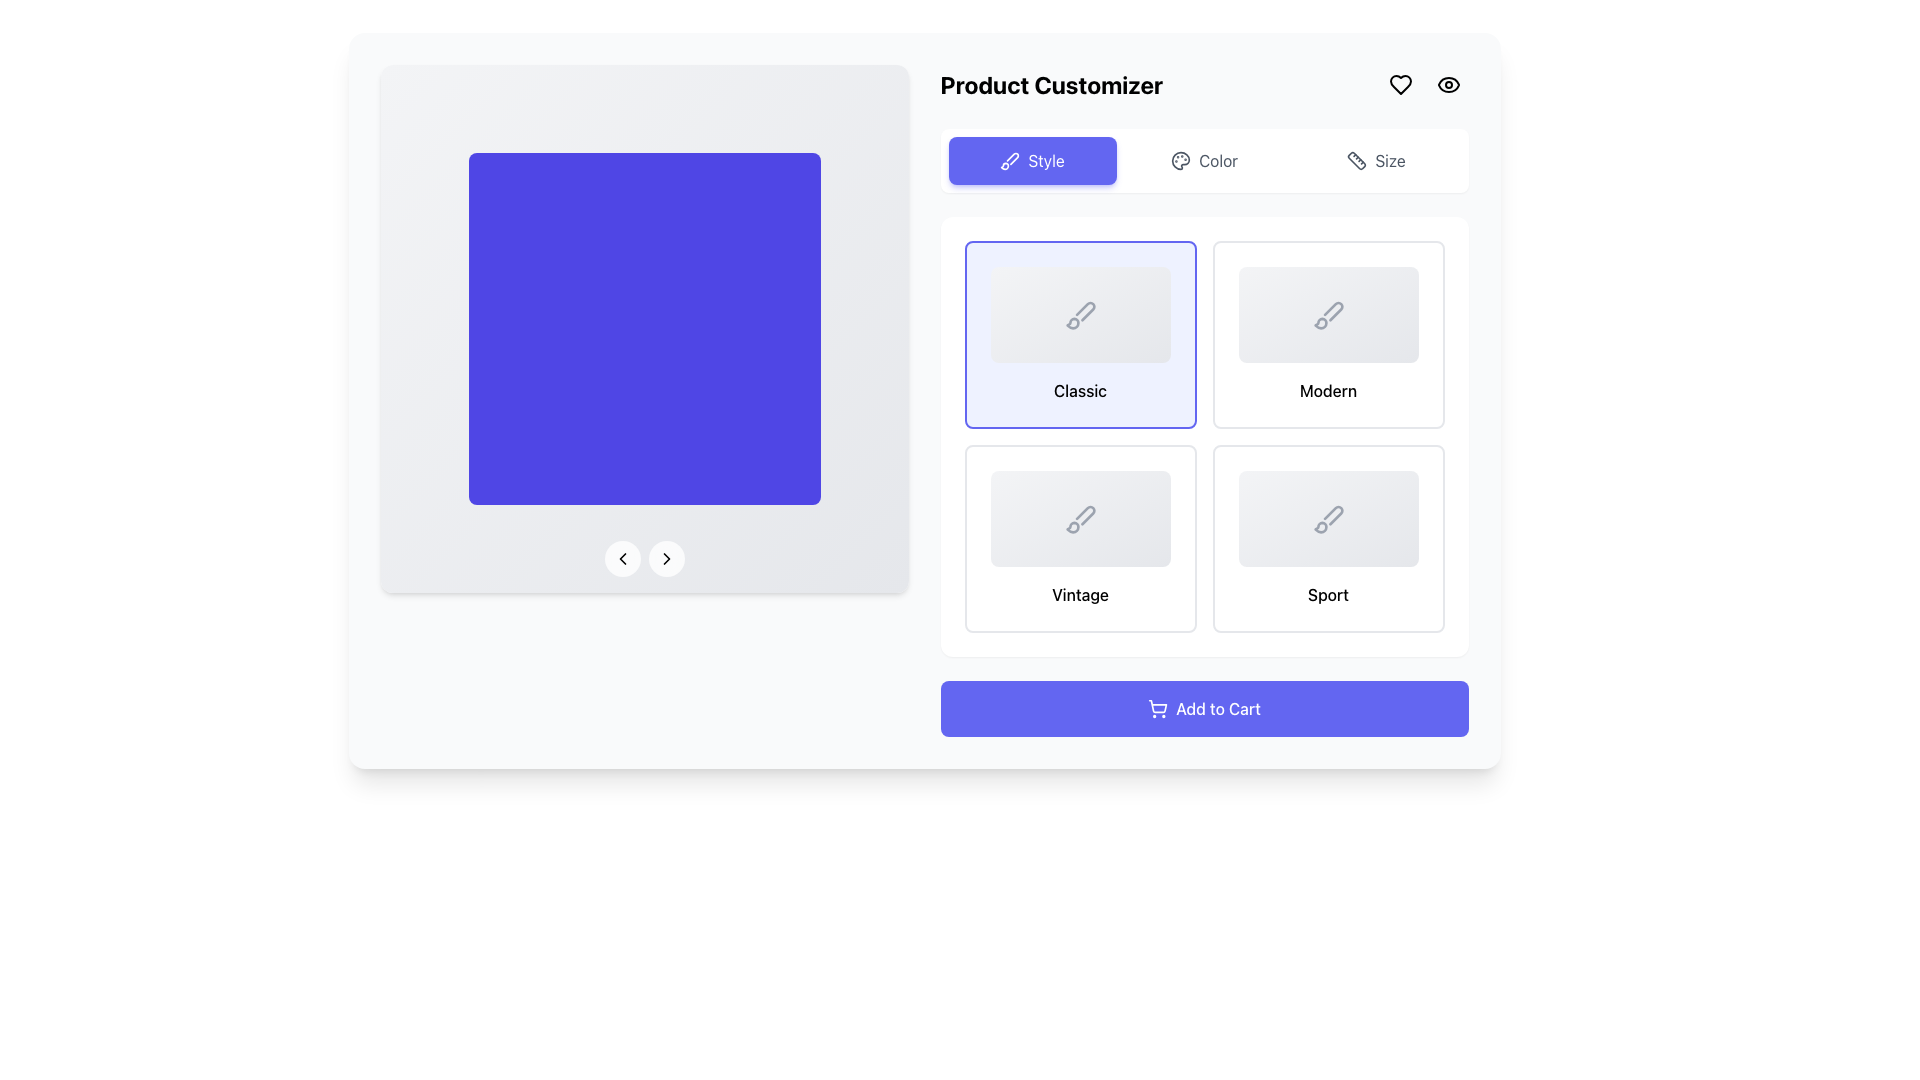 The image size is (1920, 1080). I want to click on the shopping cart icon which is part of the 'Add to Cart' button, located at the bottom-center of the interface, so click(1158, 708).